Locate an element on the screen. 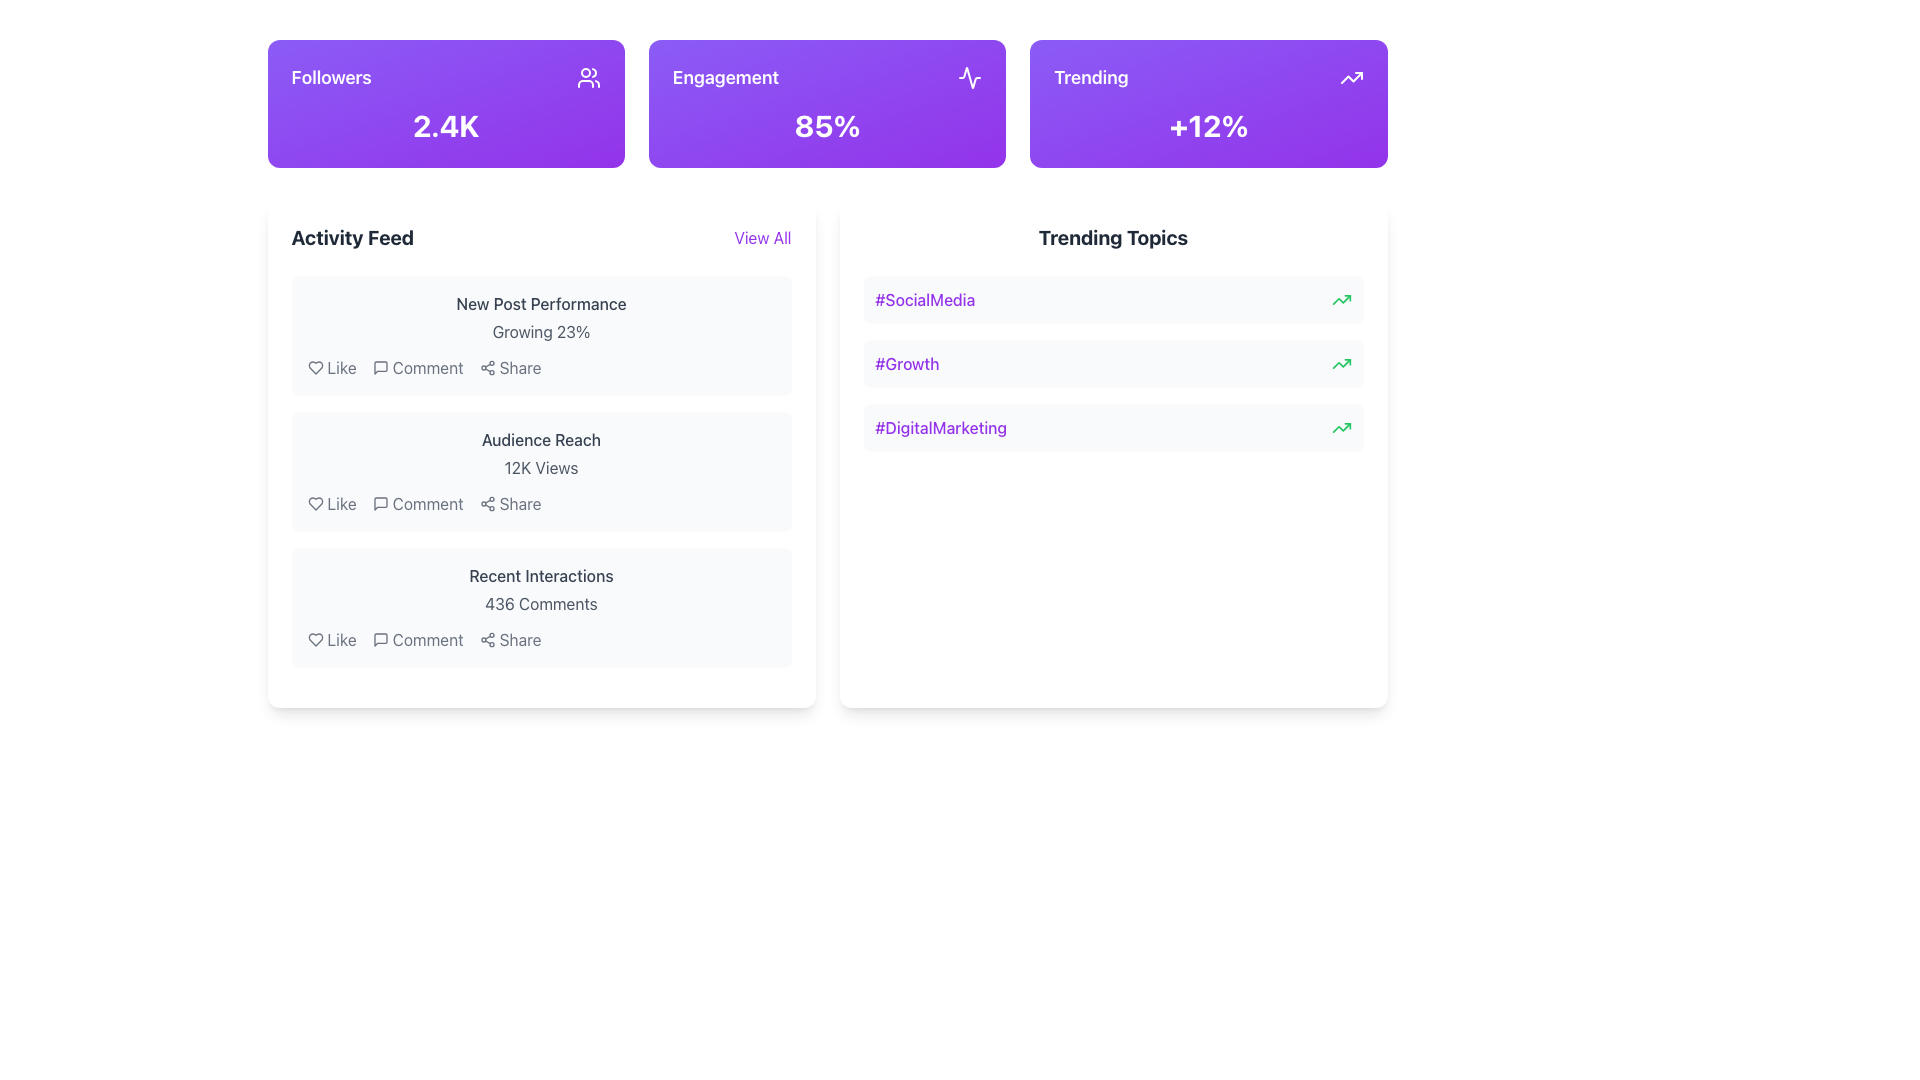 The image size is (1920, 1080). the small icon resembling three connected circles arranged in a triangular form, which is part of the 'Share' button located below the 'Recent Interactions' section in the 'Activity Feed' is located at coordinates (487, 640).